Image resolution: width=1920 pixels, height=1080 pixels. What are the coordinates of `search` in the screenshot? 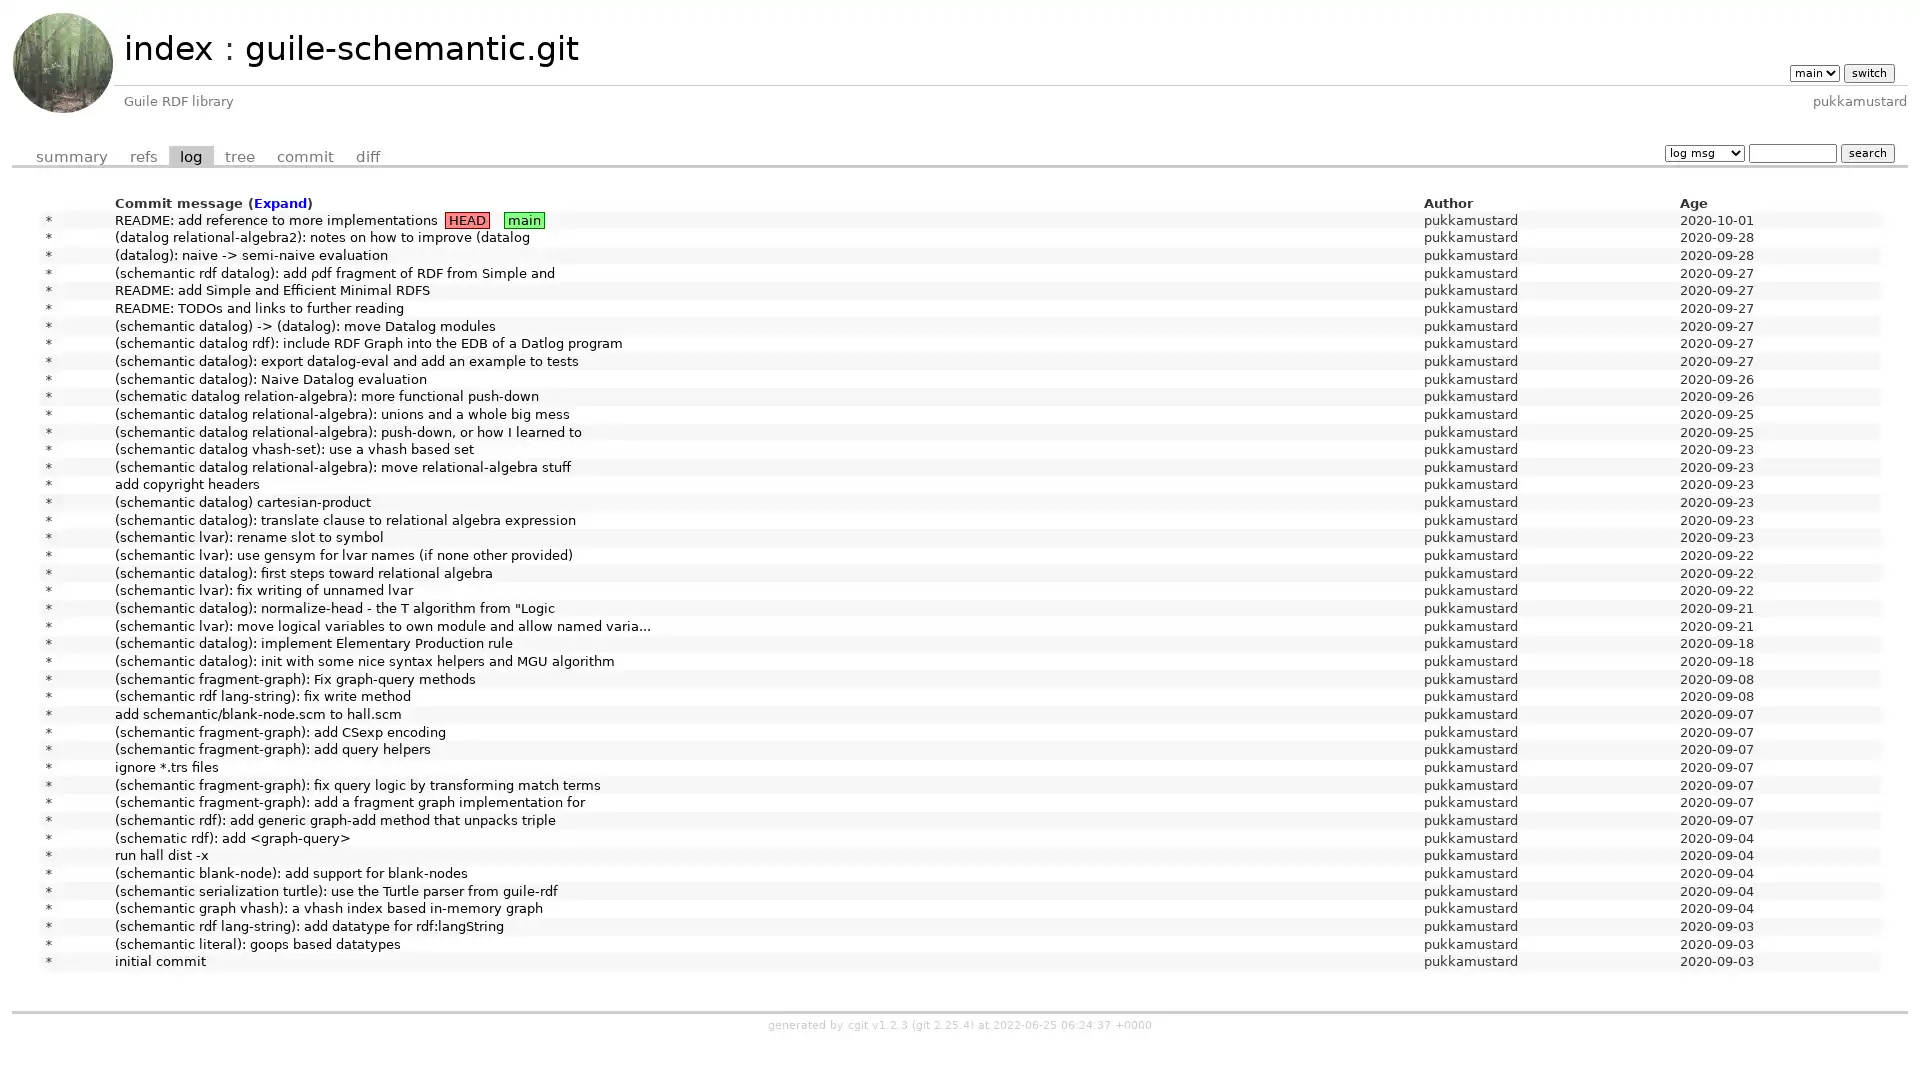 It's located at (1866, 151).